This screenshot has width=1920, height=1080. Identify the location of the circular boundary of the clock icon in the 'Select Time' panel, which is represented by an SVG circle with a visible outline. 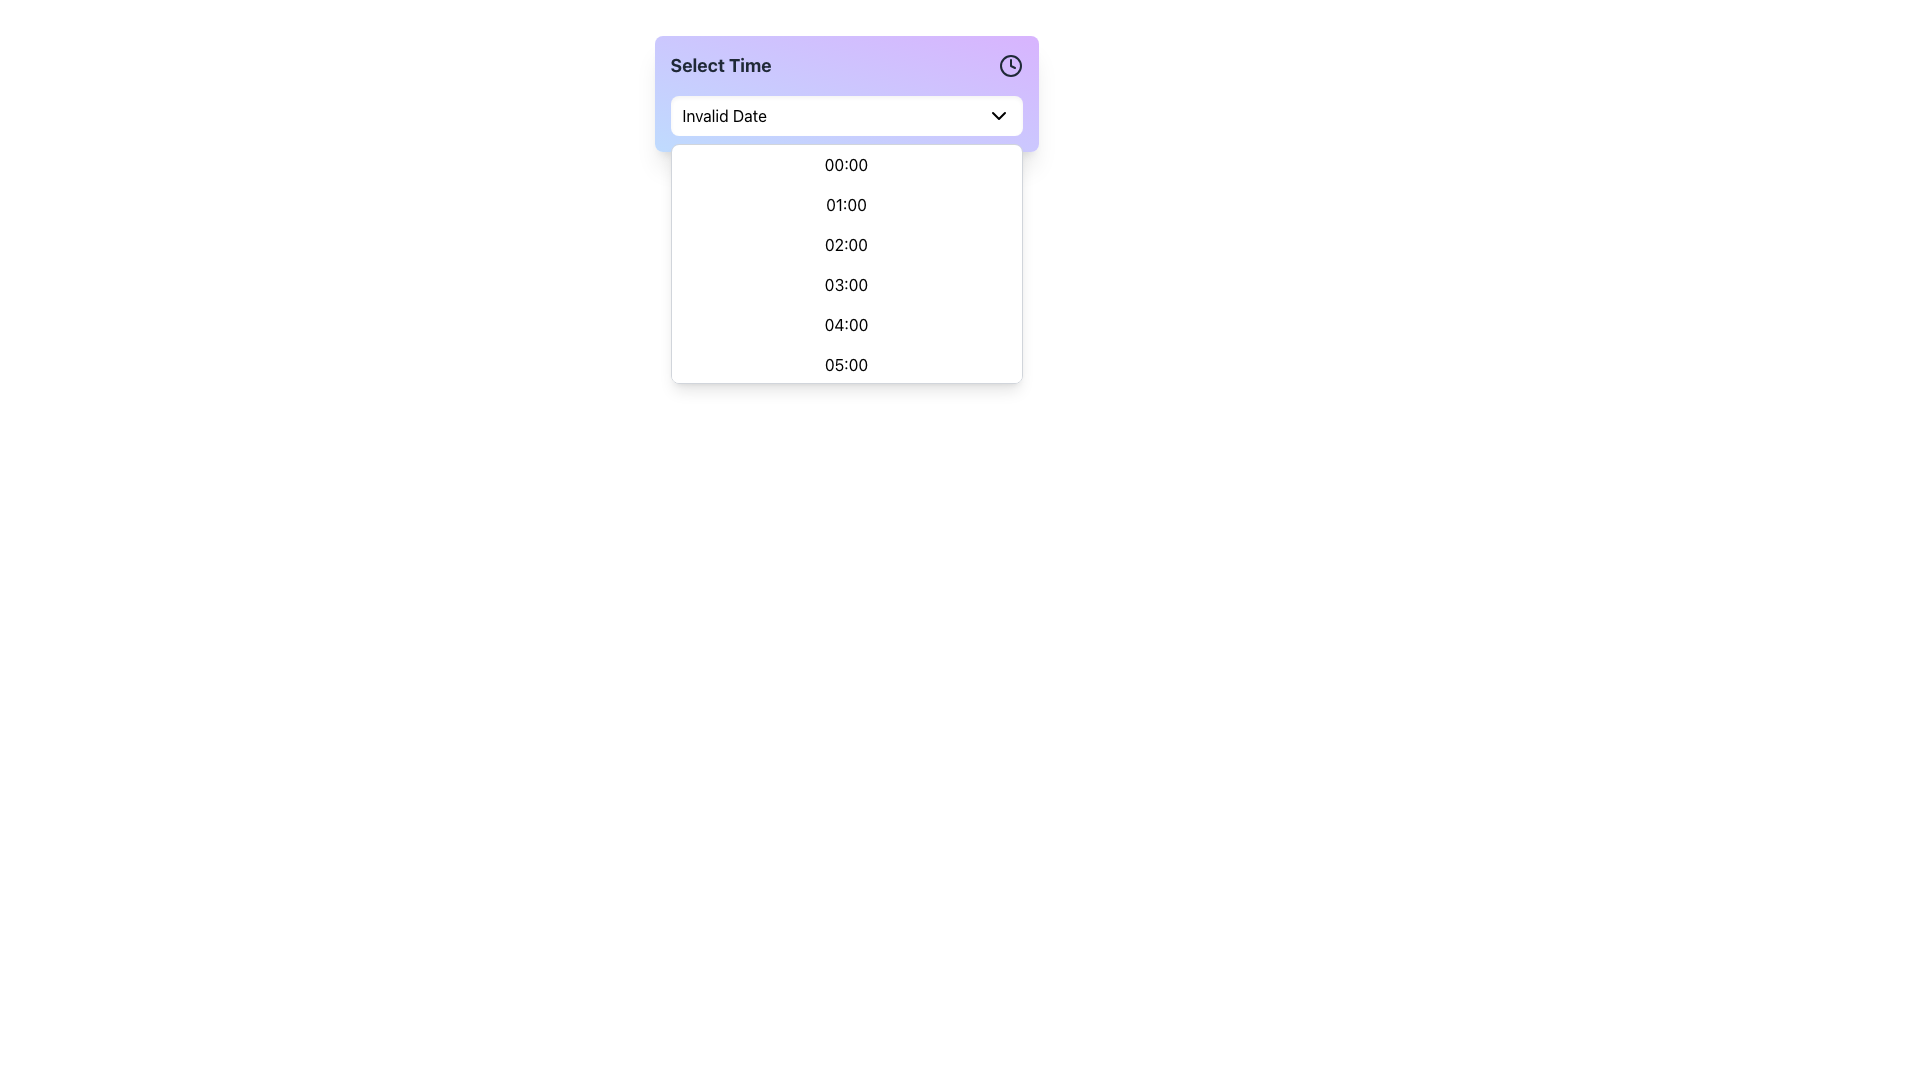
(1010, 64).